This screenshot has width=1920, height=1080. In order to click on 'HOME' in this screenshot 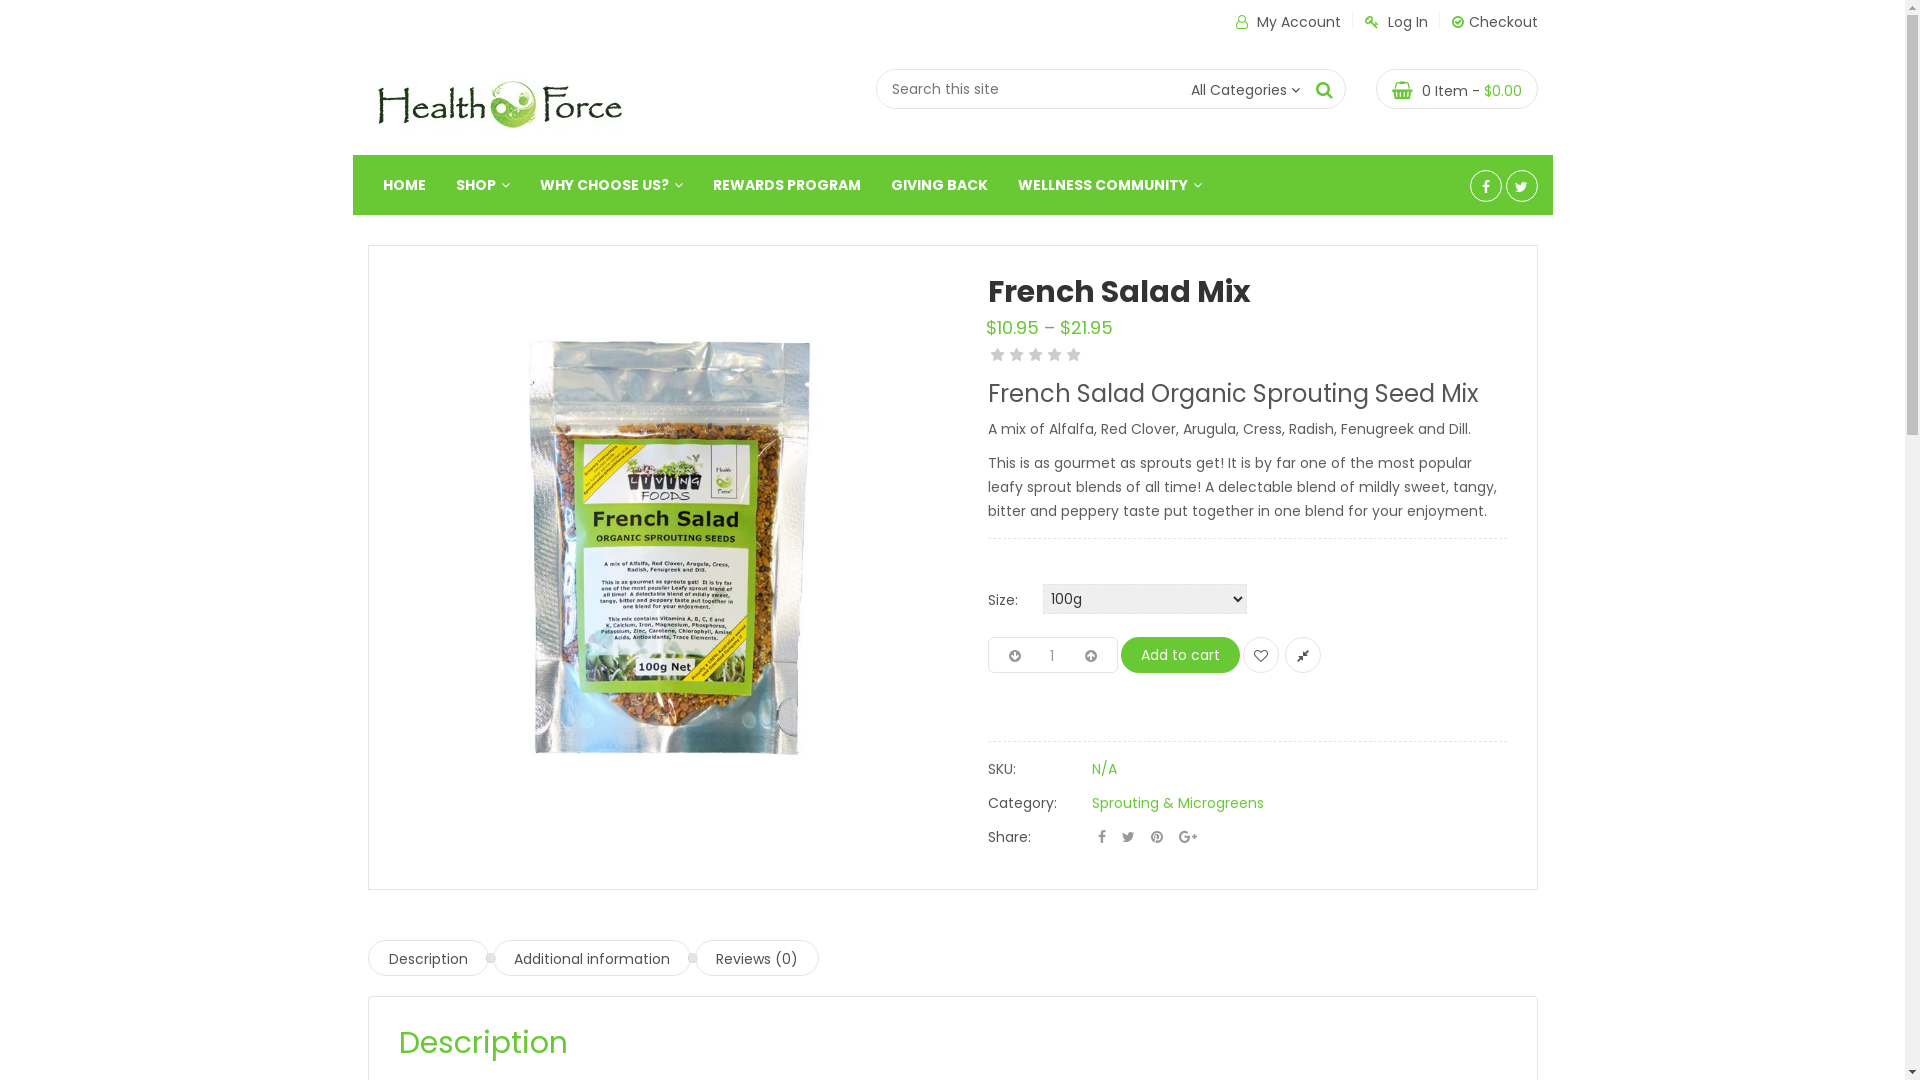, I will do `click(403, 185)`.